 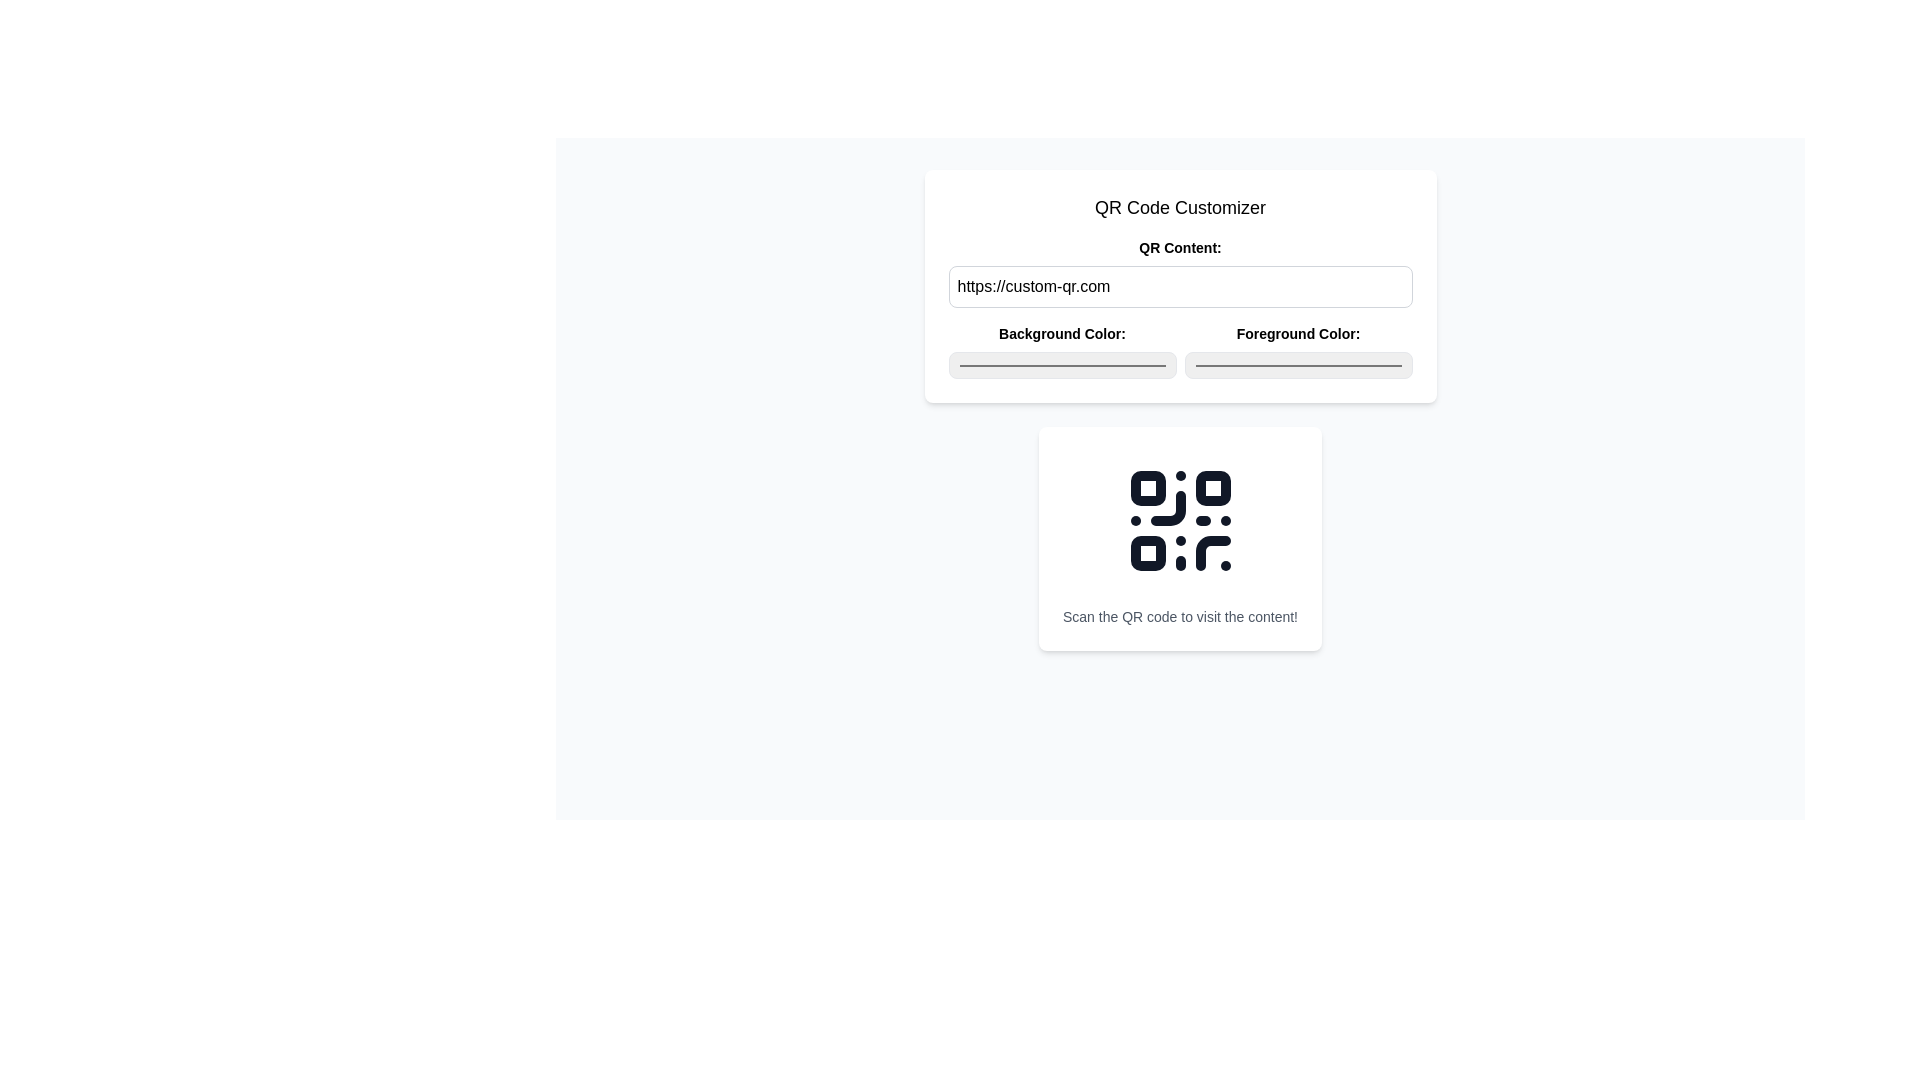 I want to click on the foreground color value by sliding, so click(x=1284, y=365).